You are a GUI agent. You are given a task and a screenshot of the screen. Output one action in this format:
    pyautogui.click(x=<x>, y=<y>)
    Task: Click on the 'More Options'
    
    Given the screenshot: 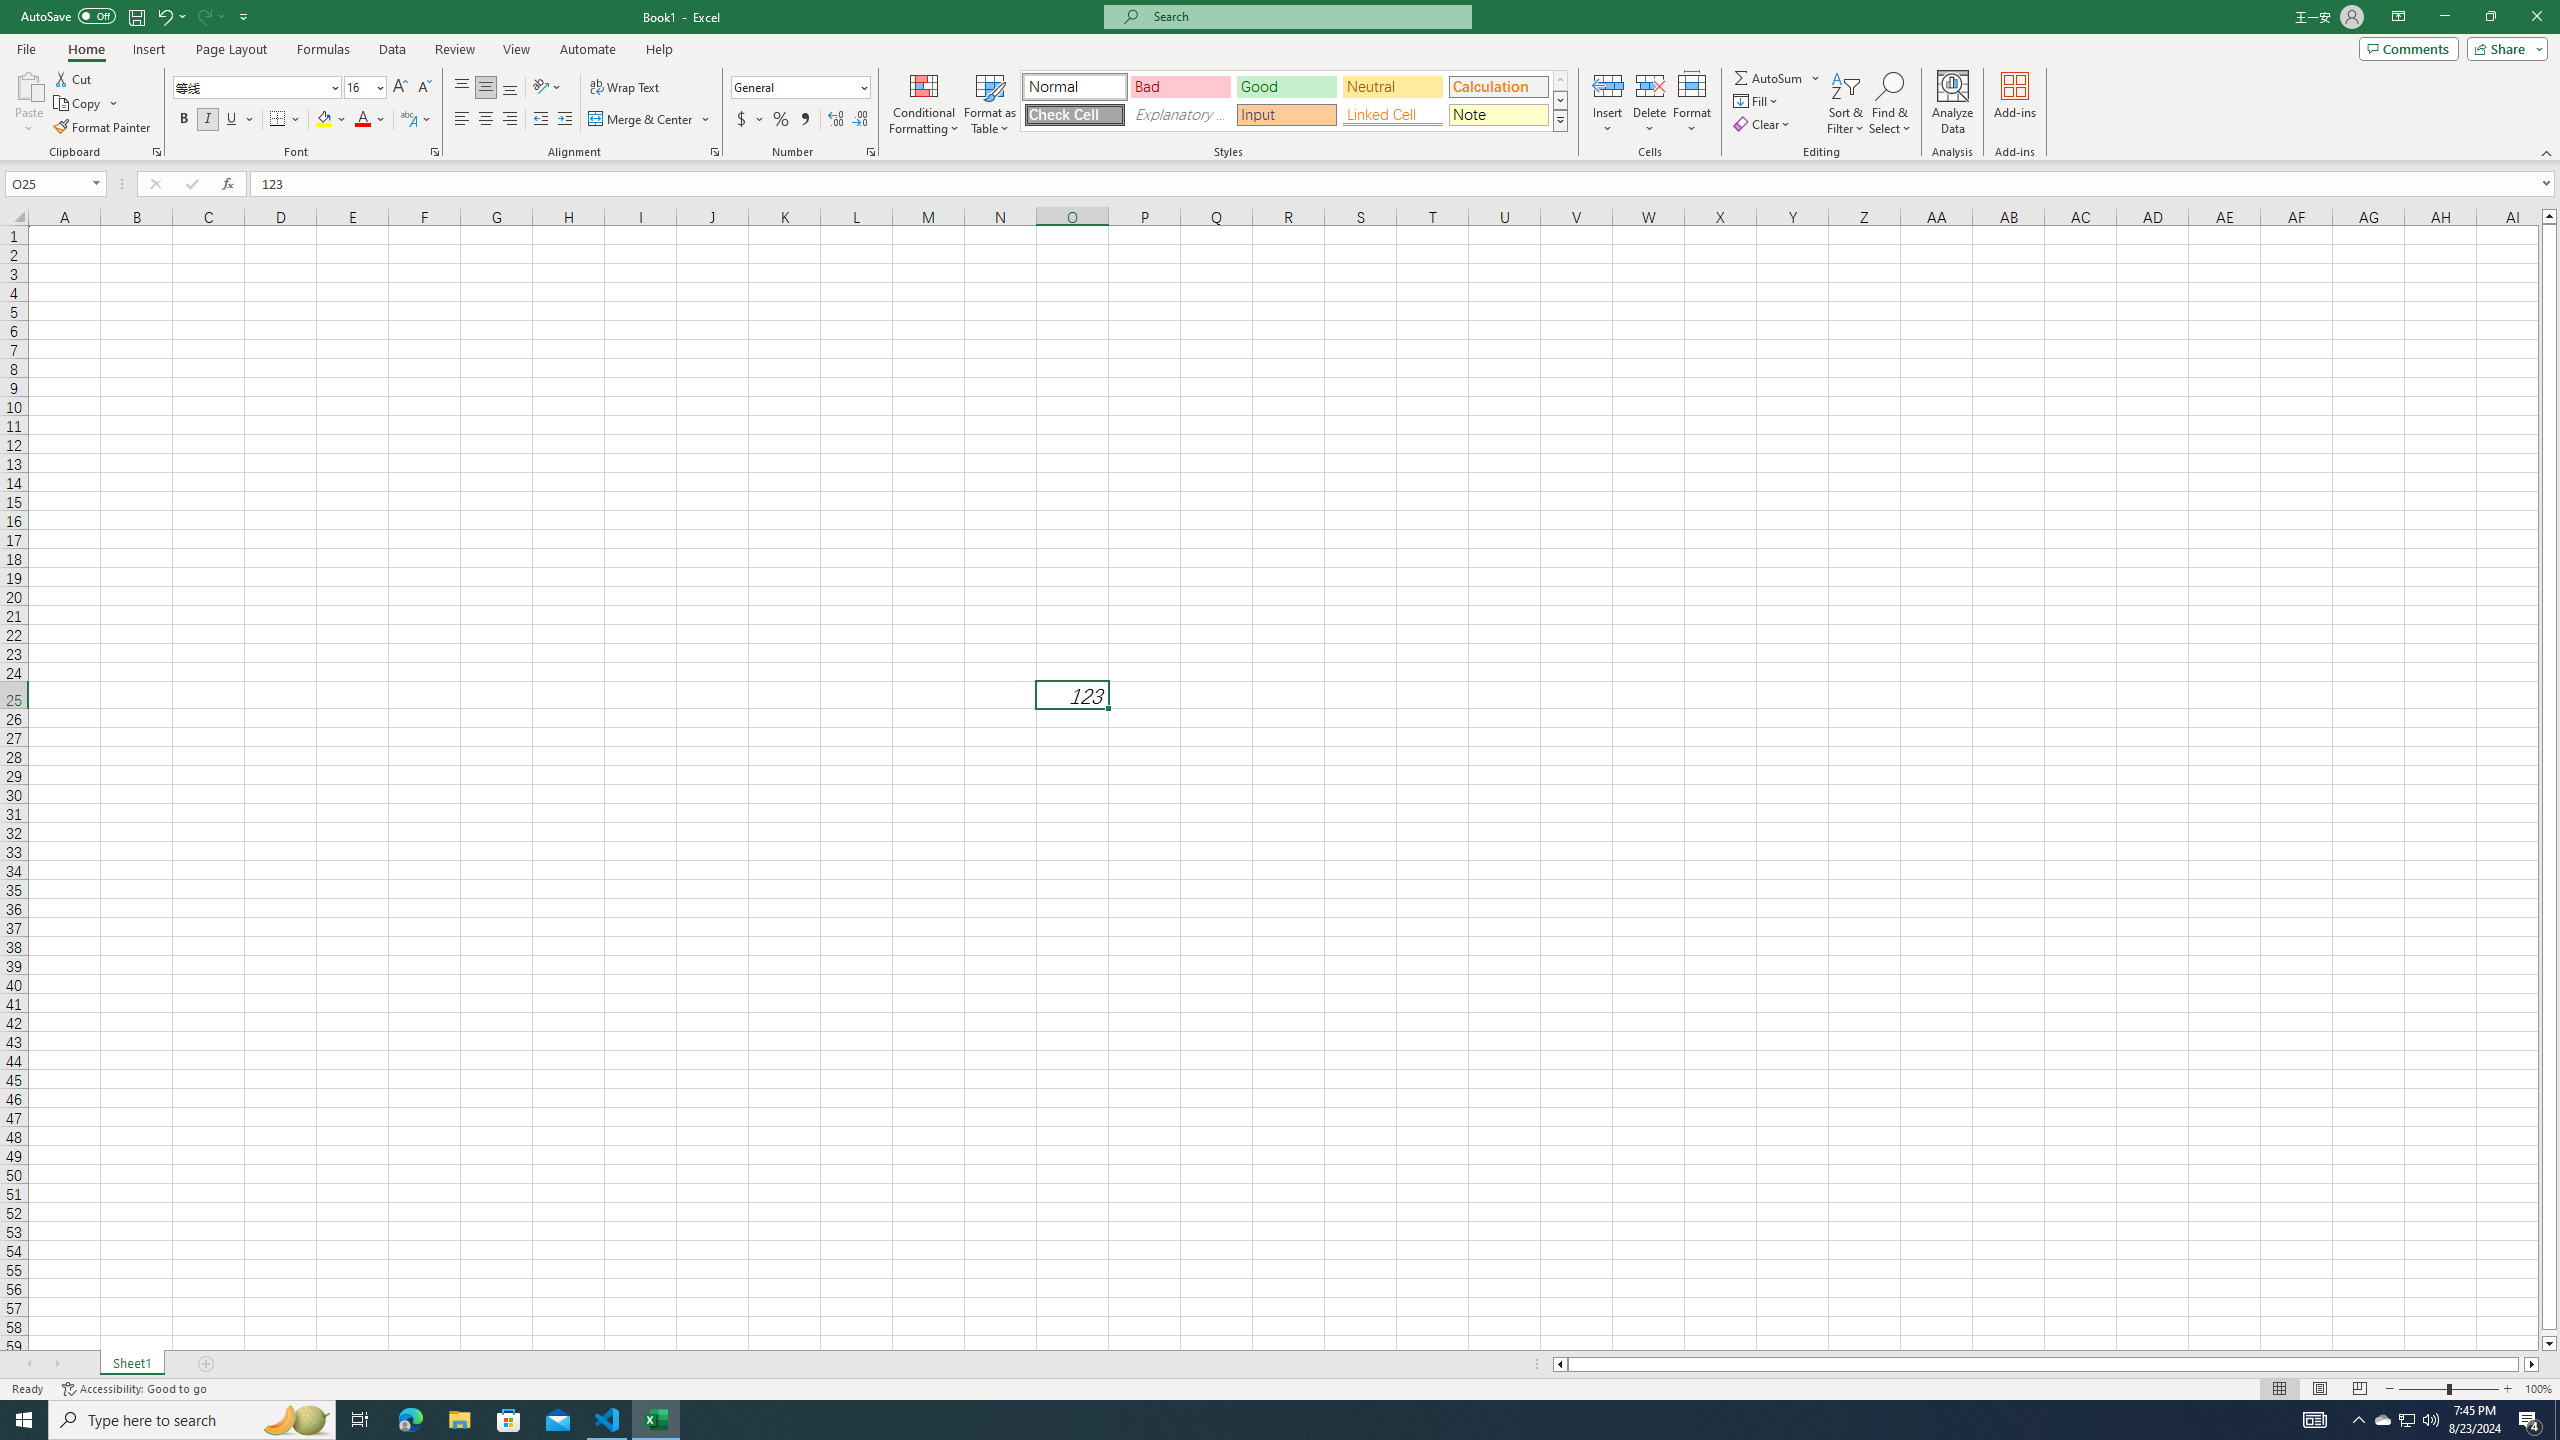 What is the action you would take?
    pyautogui.click(x=1817, y=77)
    